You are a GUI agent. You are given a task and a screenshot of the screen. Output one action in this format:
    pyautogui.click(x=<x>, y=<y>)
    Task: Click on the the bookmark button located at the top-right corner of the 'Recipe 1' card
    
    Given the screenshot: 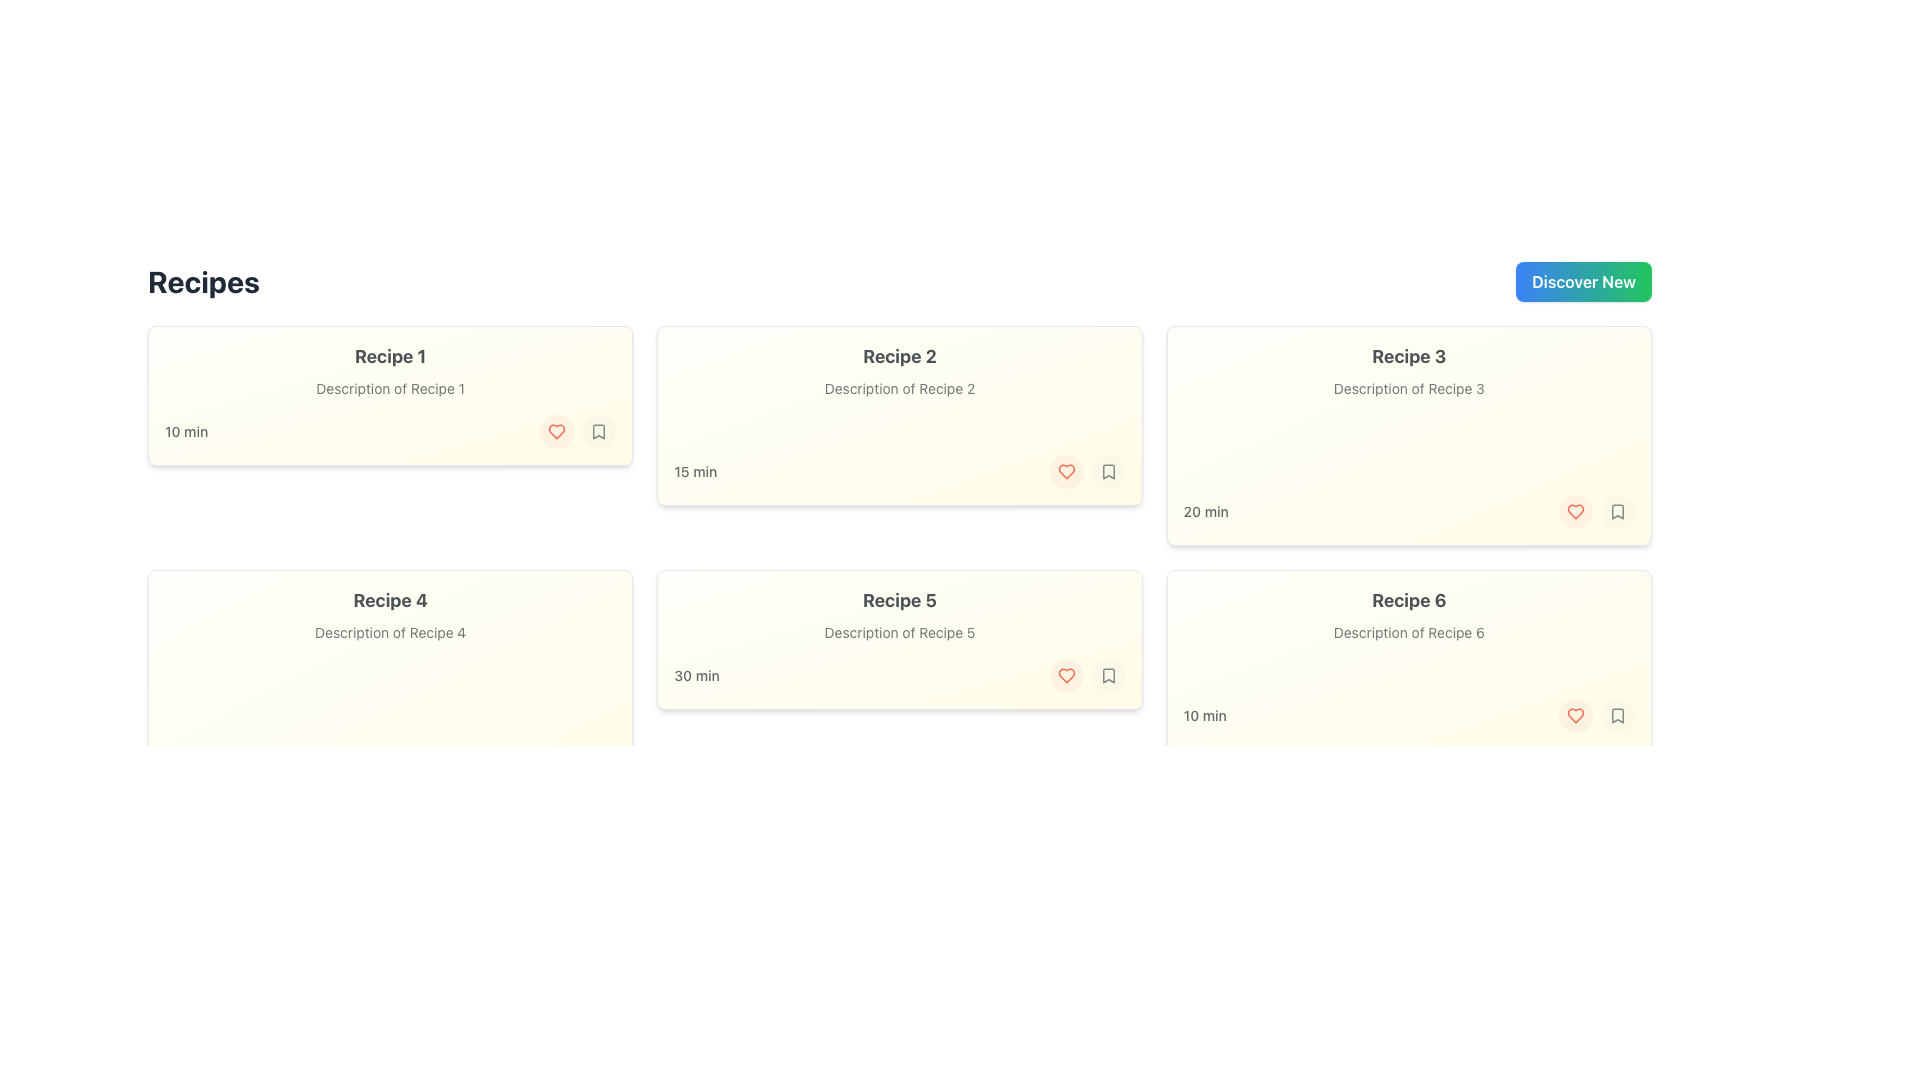 What is the action you would take?
    pyautogui.click(x=598, y=431)
    